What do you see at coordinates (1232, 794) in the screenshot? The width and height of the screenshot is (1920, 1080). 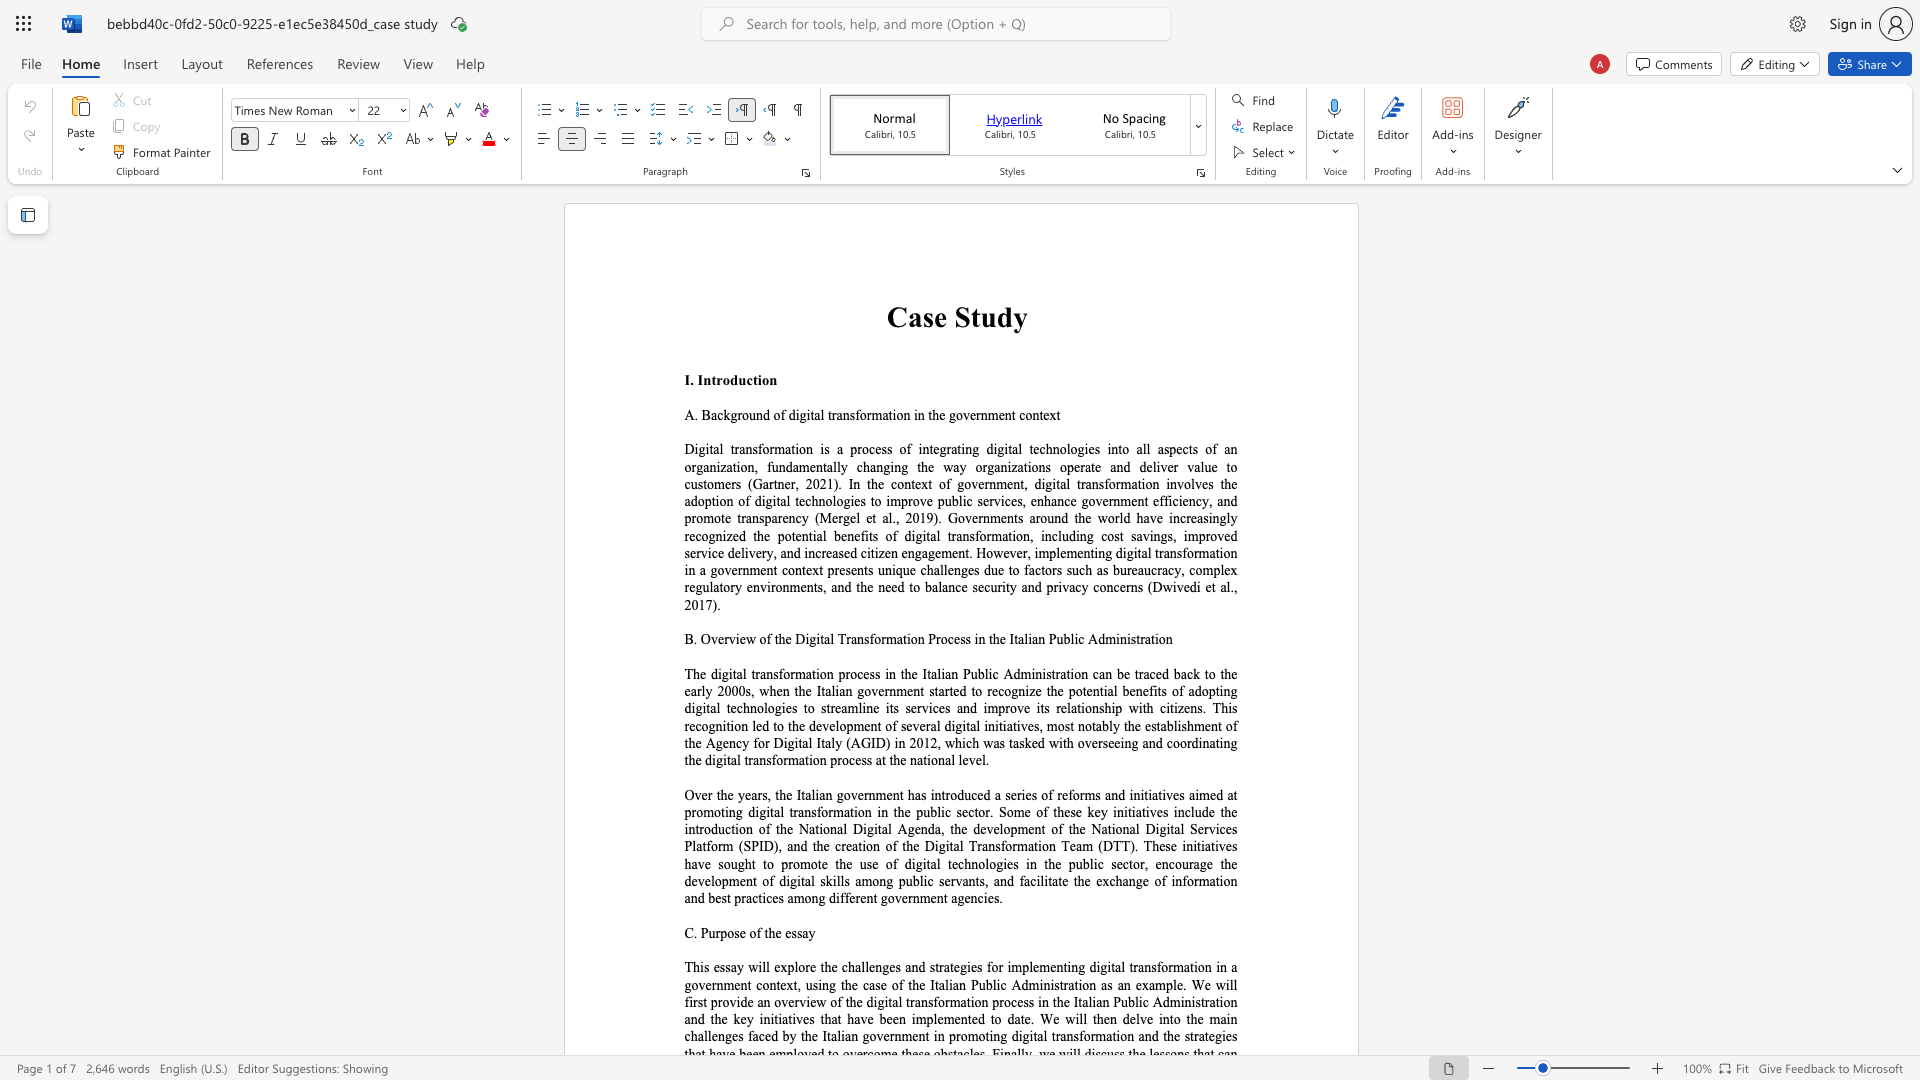 I see `the subset text "t promoting digital transformation in the public sector. Some of these key initiatives include the introduction of the National Digital Agenda, the development of the National Digital Services Platform (SPID), and the creation of the Digital Transformation Team (DTT). These" within the text "Over the years, the Italian government has introduced a series of reforms and initiatives aimed at promoting digital transformation in the public sector. Some of these key initiatives include the introduction of the National Digital Agenda, the development of the National Digital Services Platform (SPID), and the creation of the Digital Transformation Team (DTT). These initiatives have"` at bounding box center [1232, 794].